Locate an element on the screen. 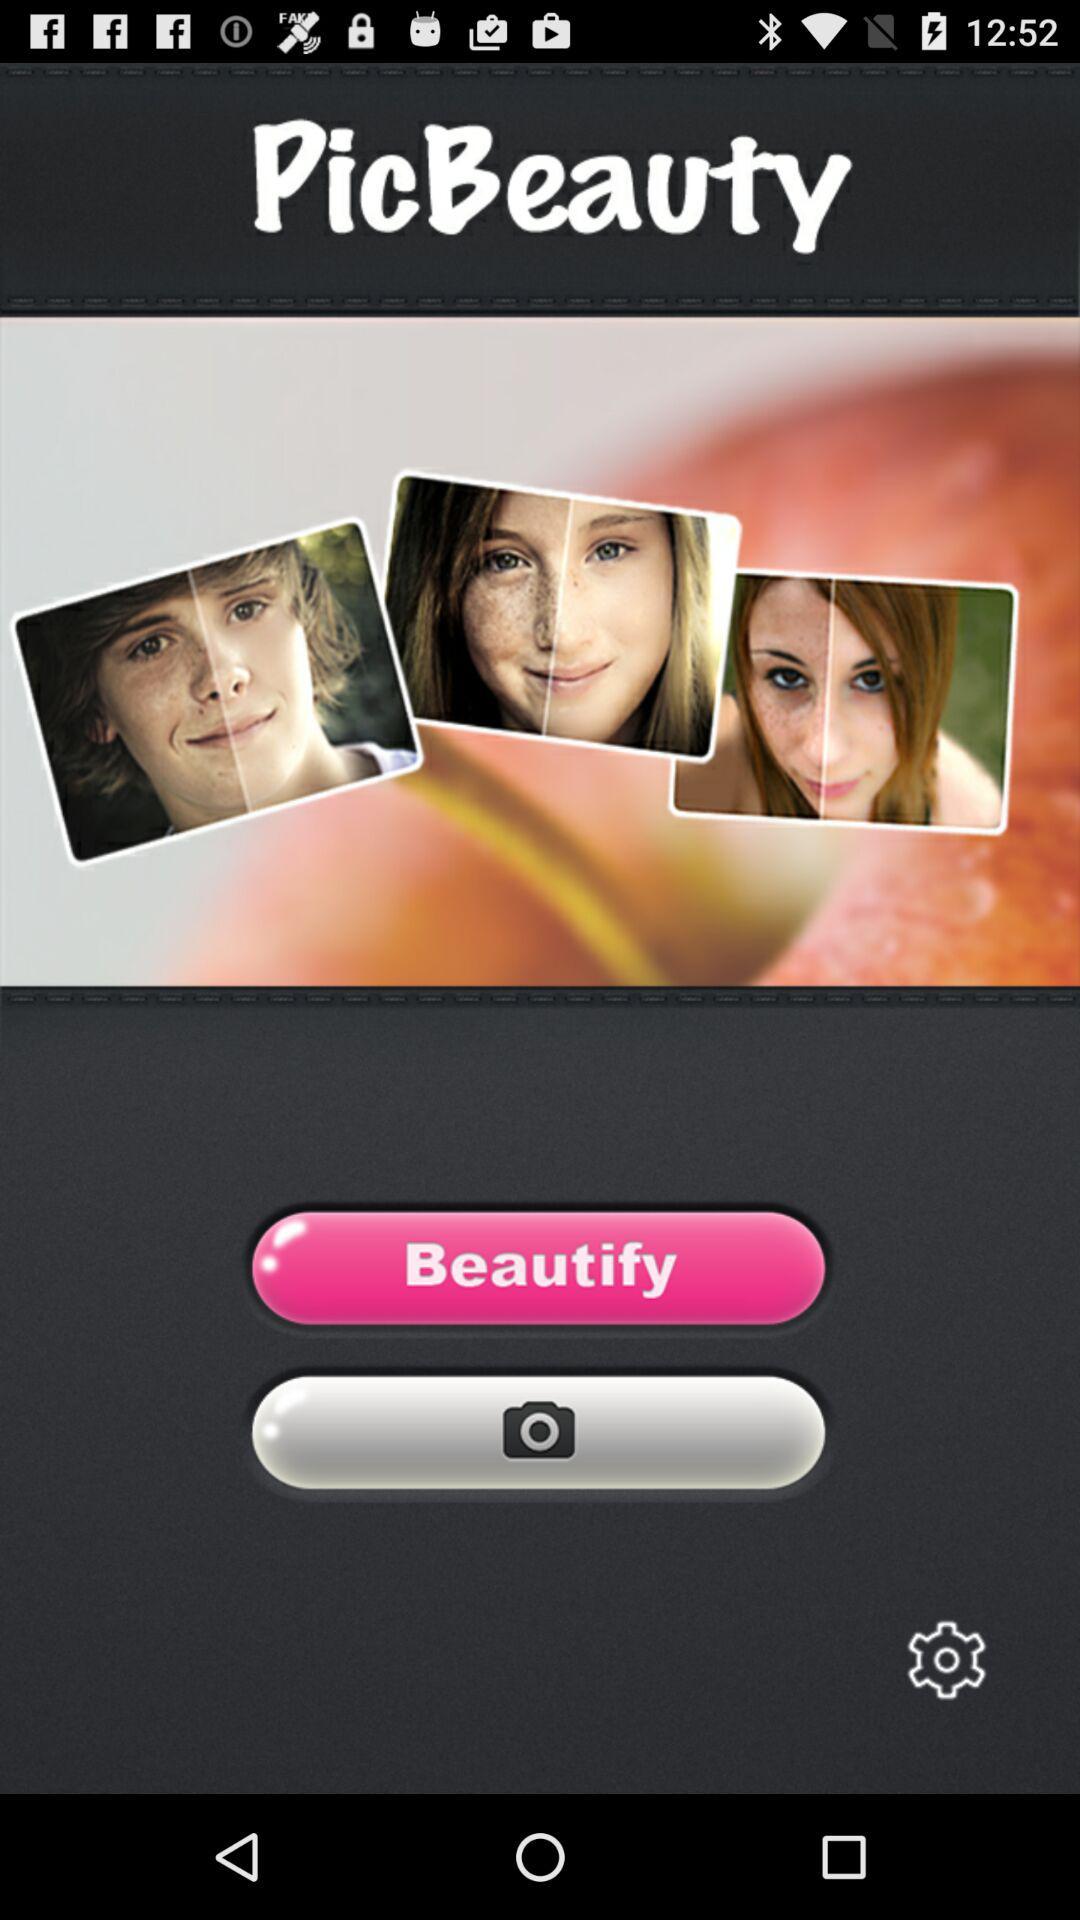 The image size is (1080, 1920). picture is located at coordinates (538, 1437).